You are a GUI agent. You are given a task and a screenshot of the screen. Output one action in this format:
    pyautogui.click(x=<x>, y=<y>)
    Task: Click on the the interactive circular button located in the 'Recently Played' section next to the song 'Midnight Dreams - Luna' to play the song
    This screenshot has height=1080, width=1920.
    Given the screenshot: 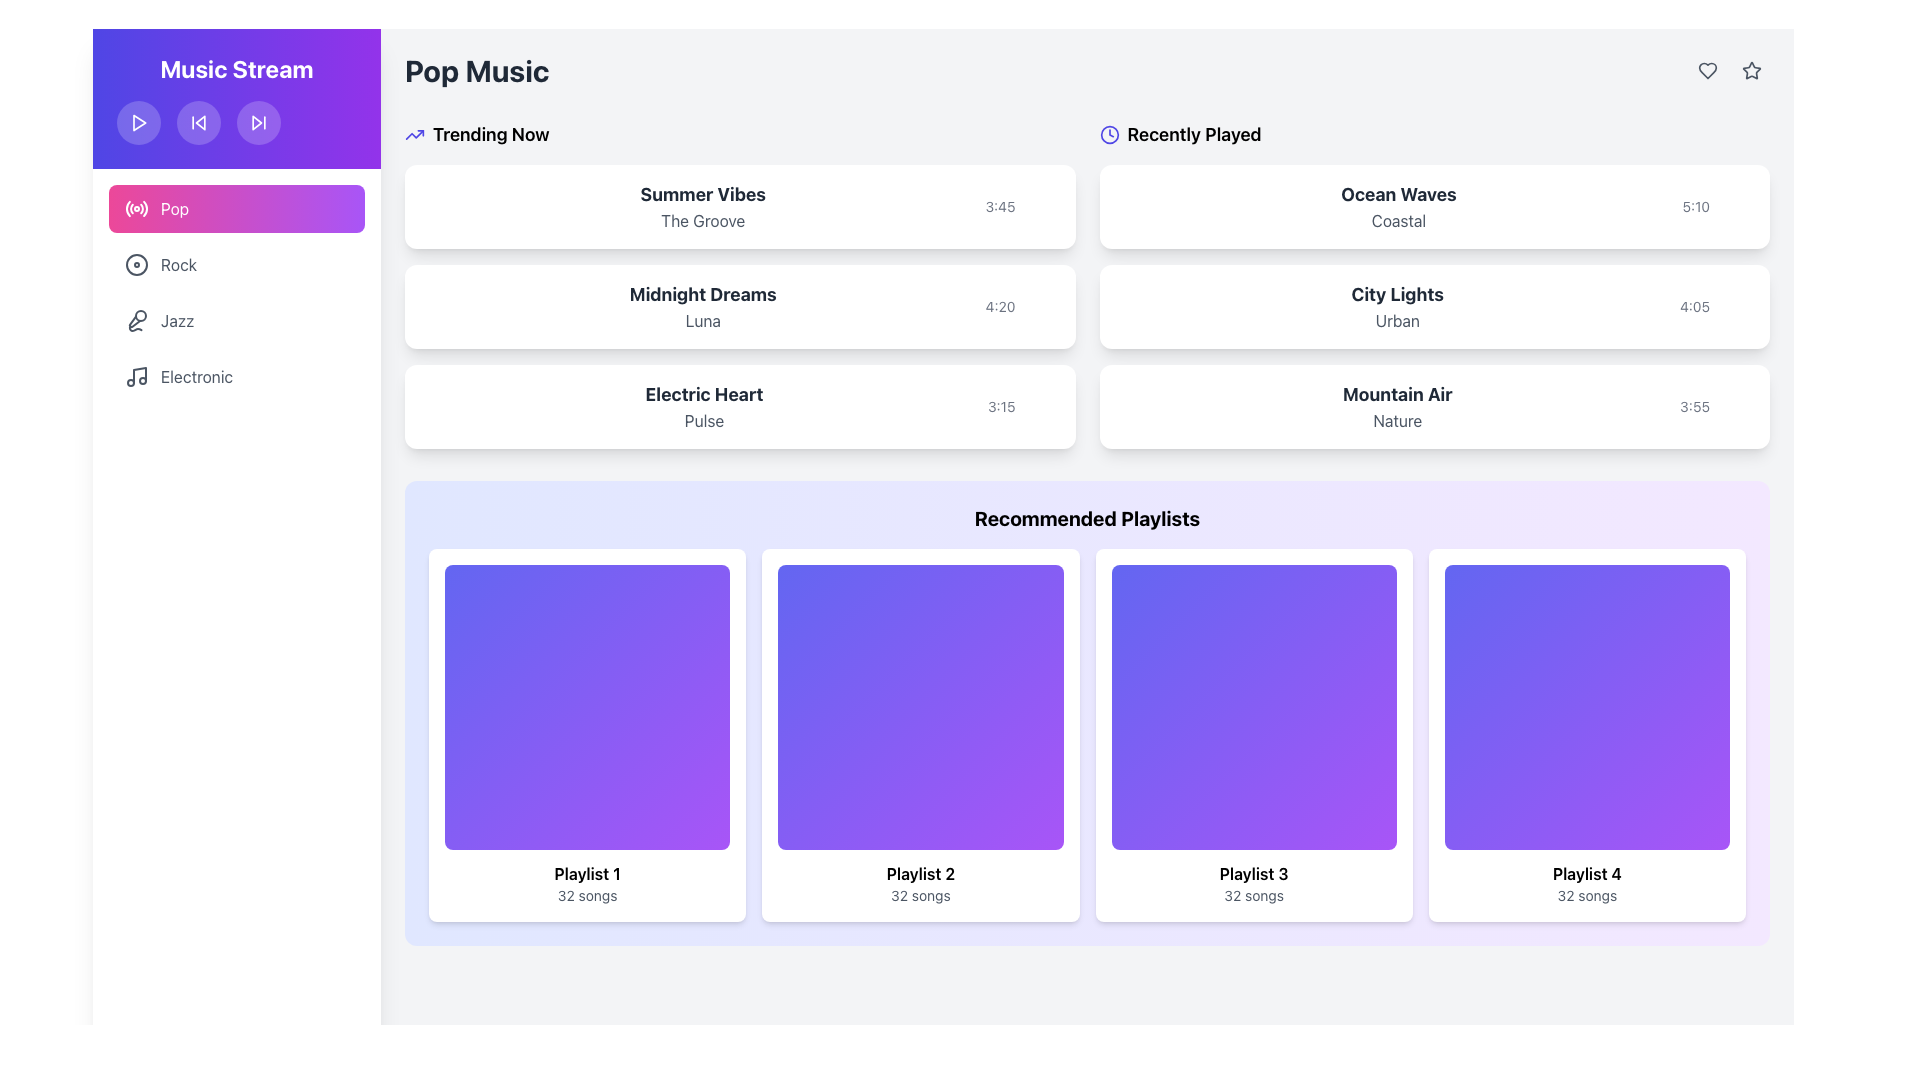 What is the action you would take?
    pyautogui.click(x=1022, y=307)
    